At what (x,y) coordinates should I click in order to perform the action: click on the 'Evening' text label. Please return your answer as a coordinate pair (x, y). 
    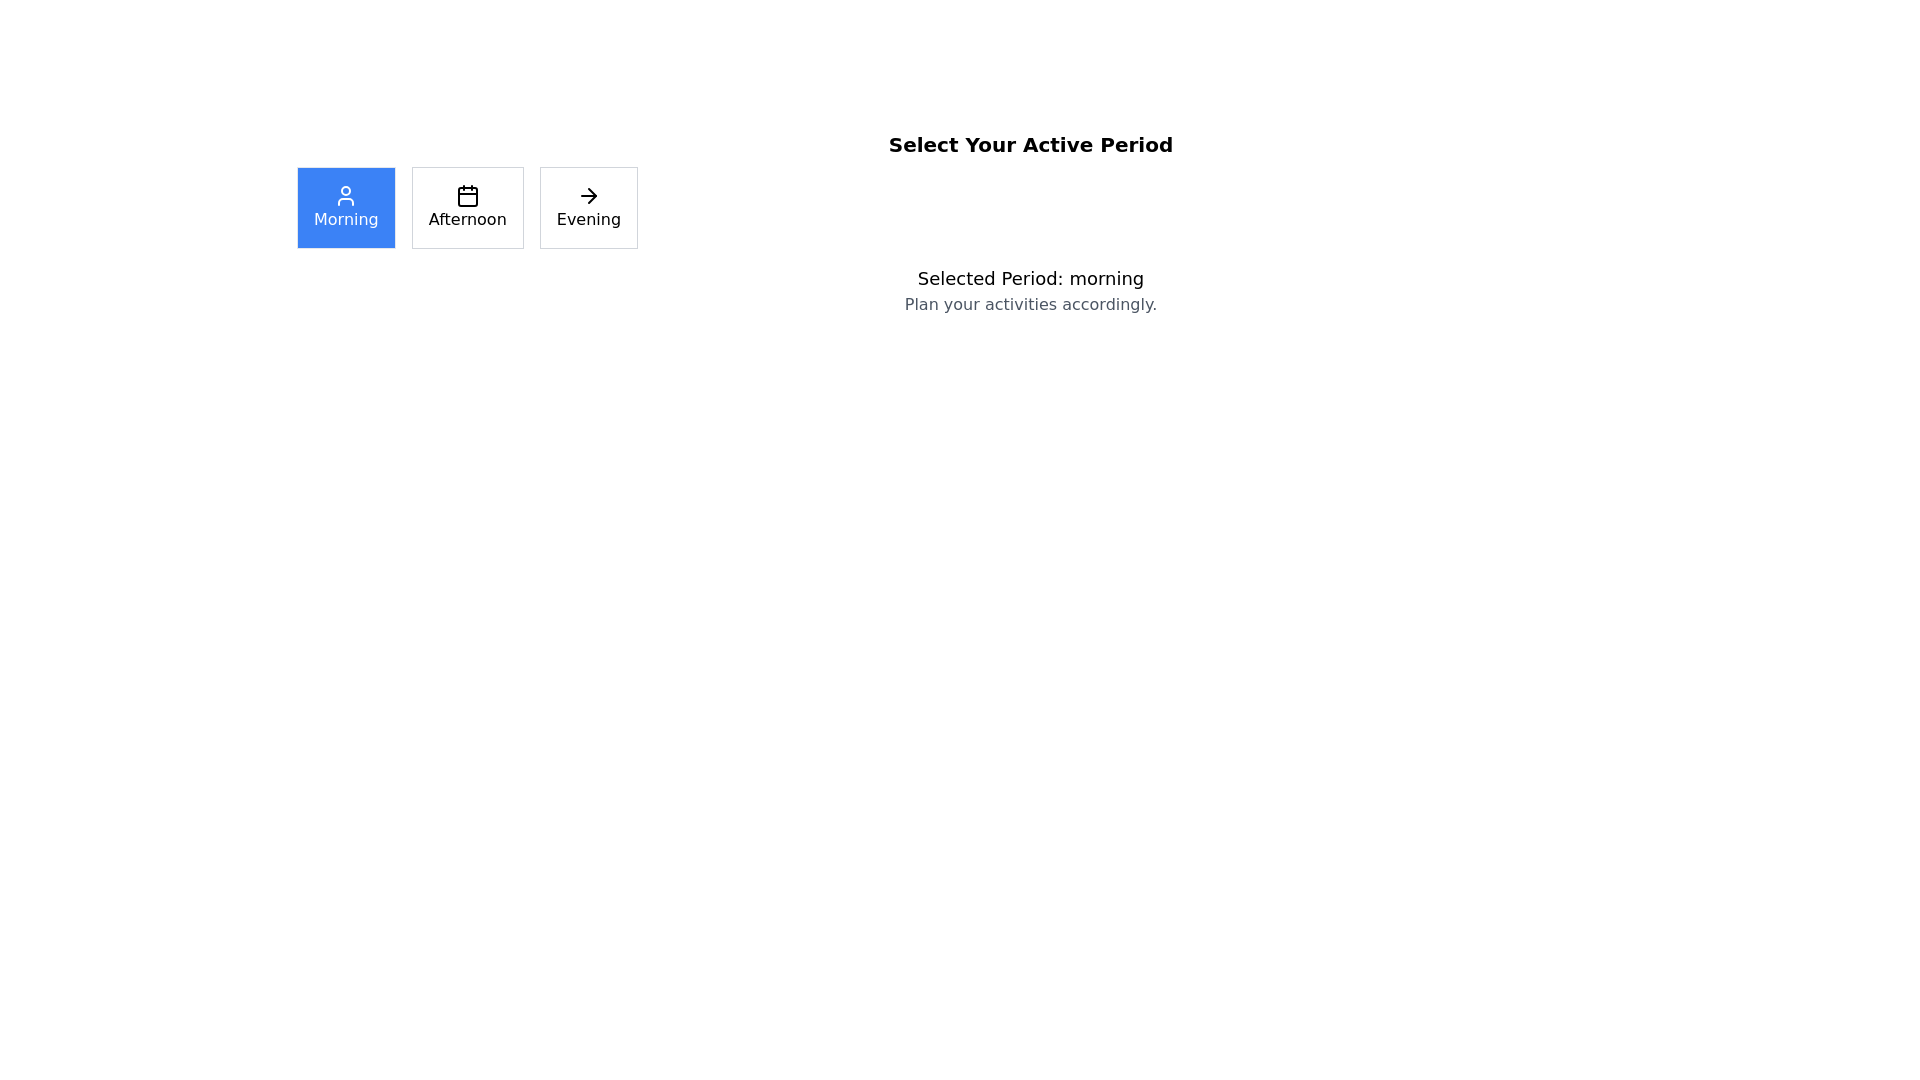
    Looking at the image, I should click on (587, 219).